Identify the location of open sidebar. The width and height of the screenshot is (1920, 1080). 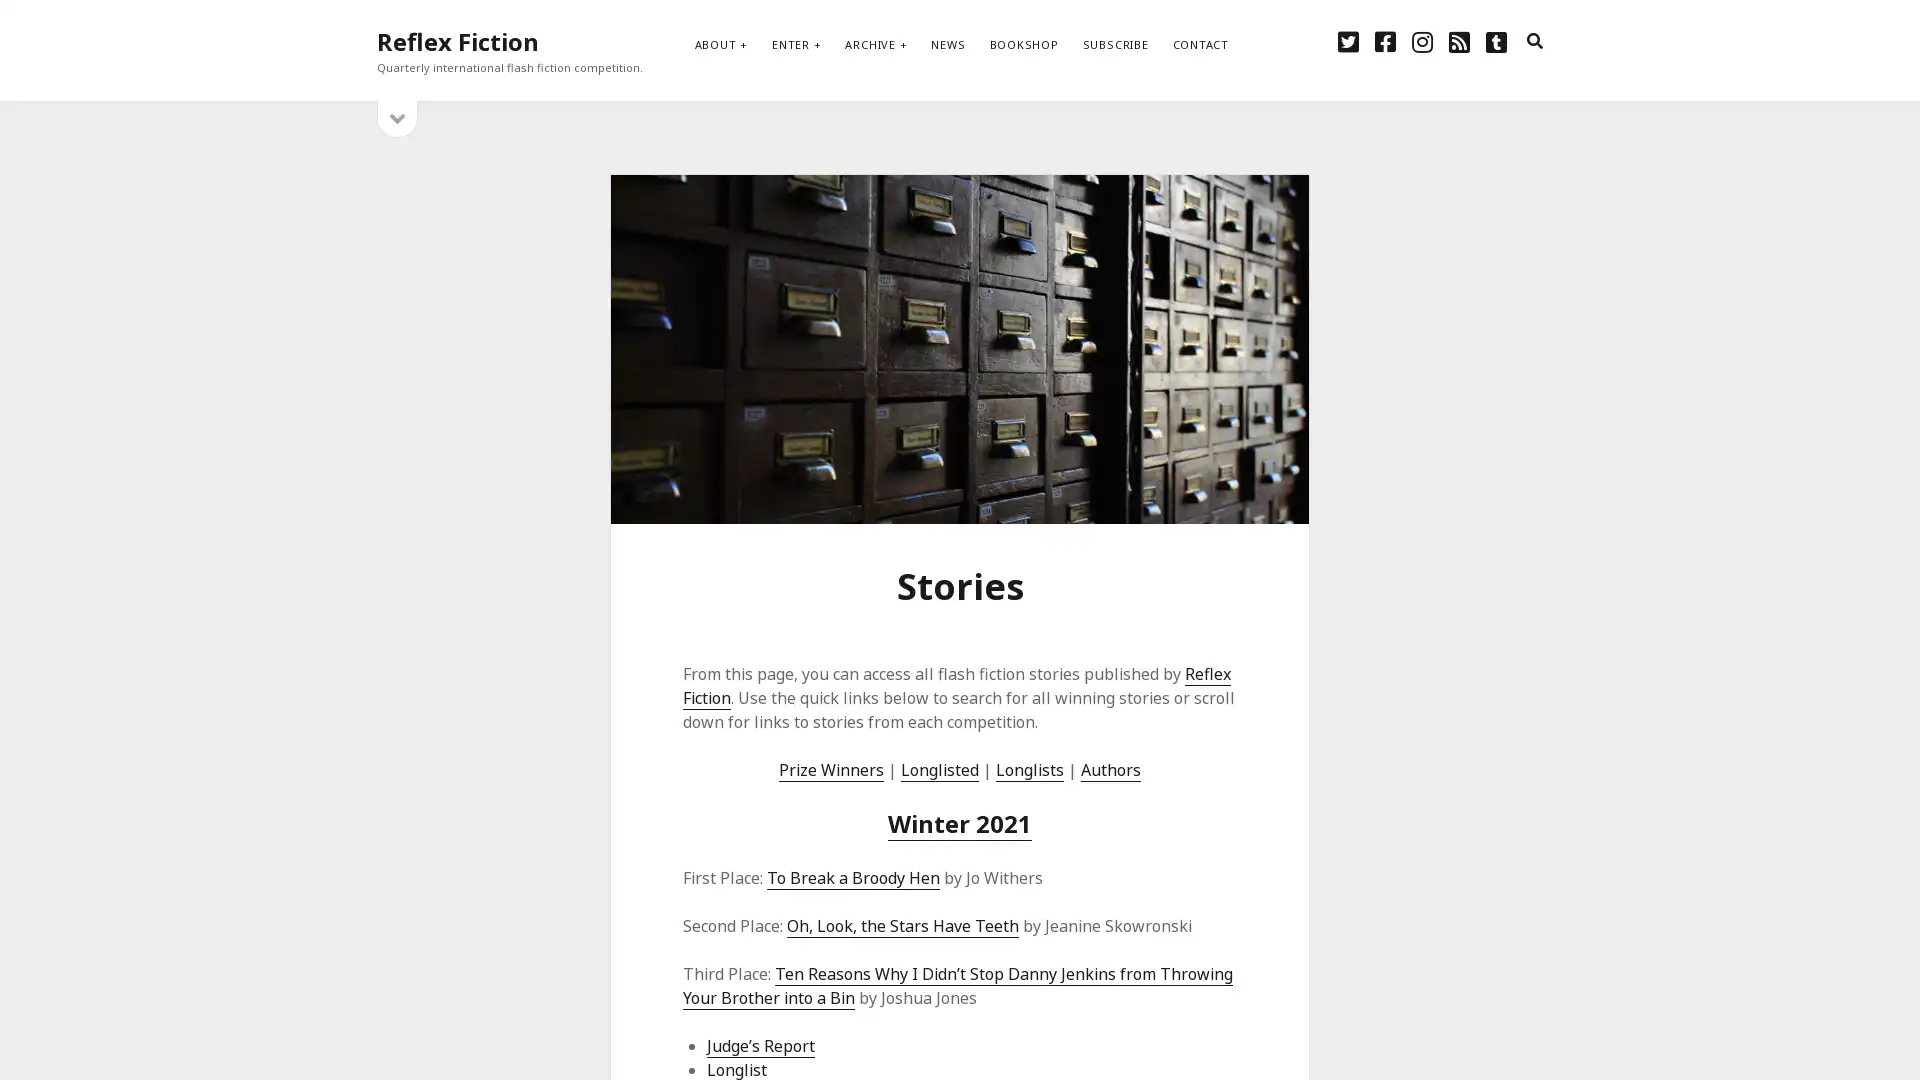
(396, 119).